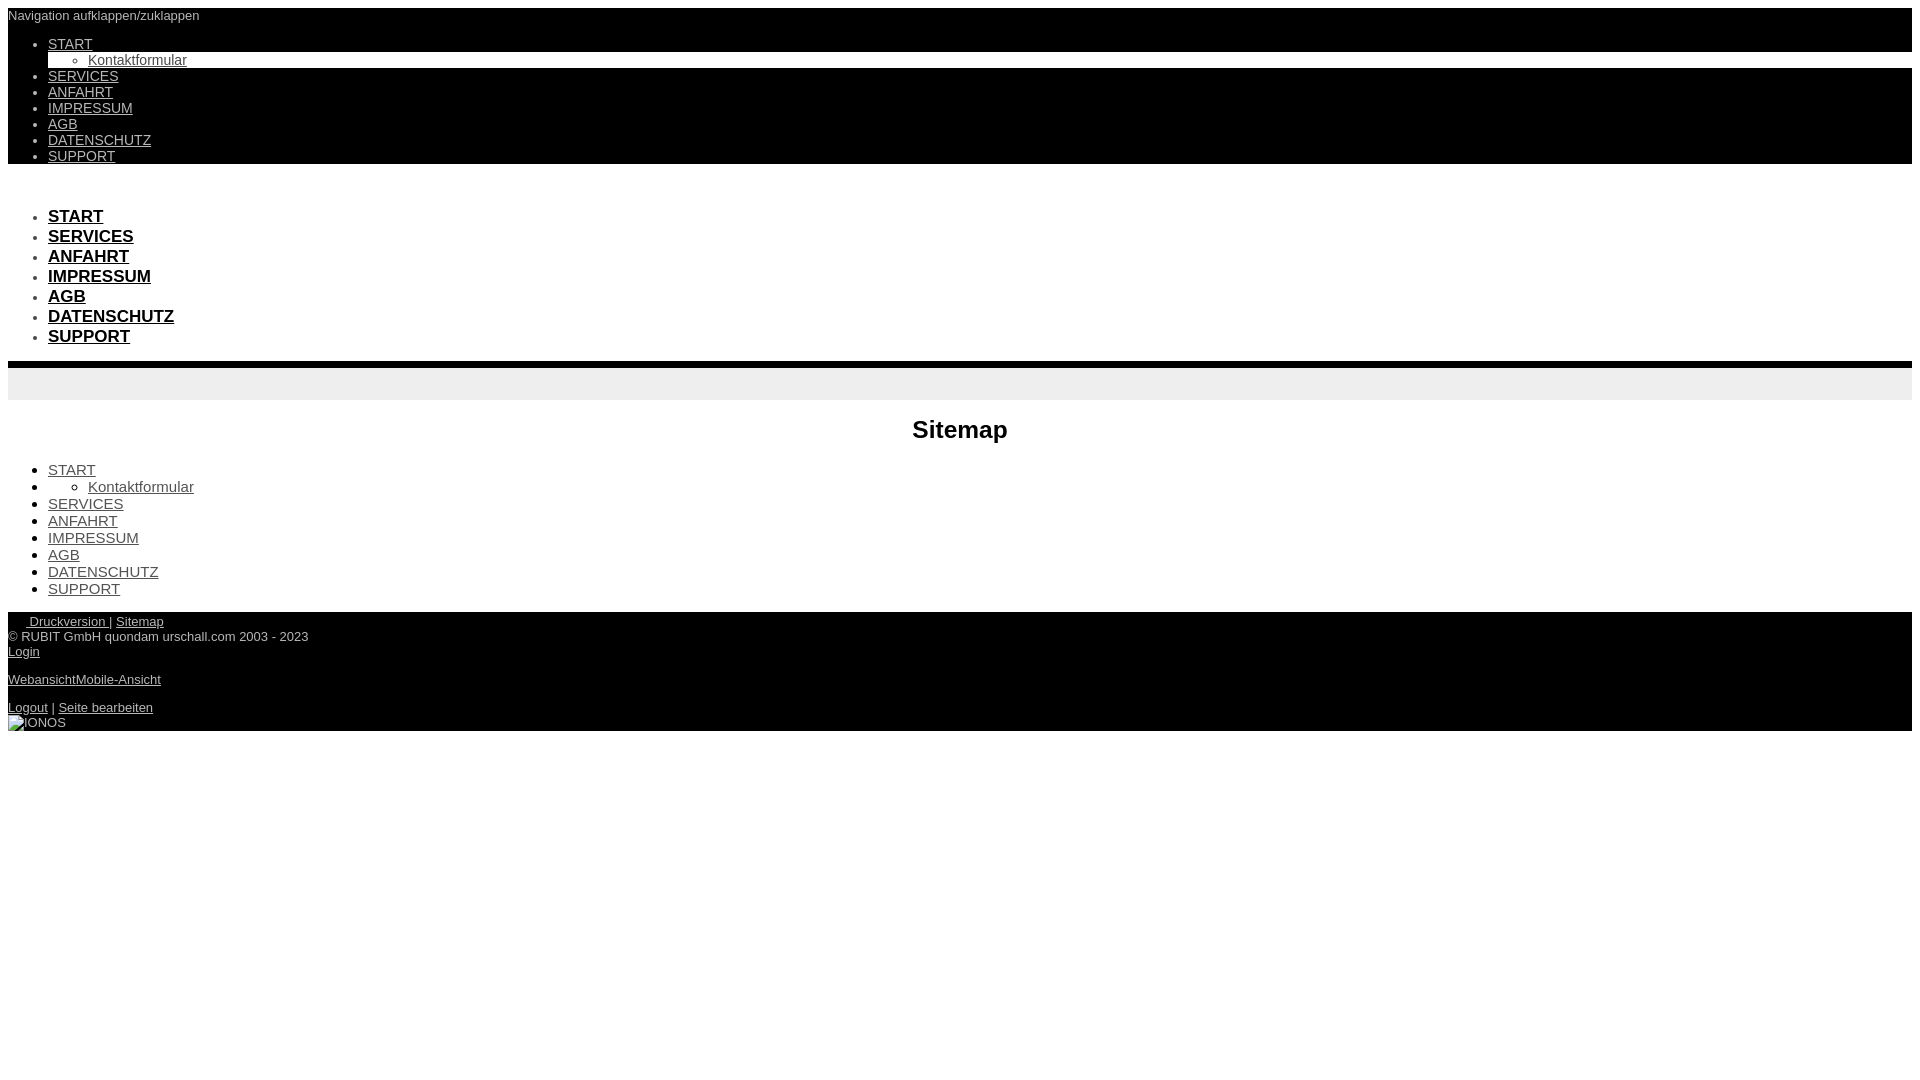 Image resolution: width=1920 pixels, height=1080 pixels. Describe the element at coordinates (98, 138) in the screenshot. I see `'DATENSCHUTZ'` at that location.